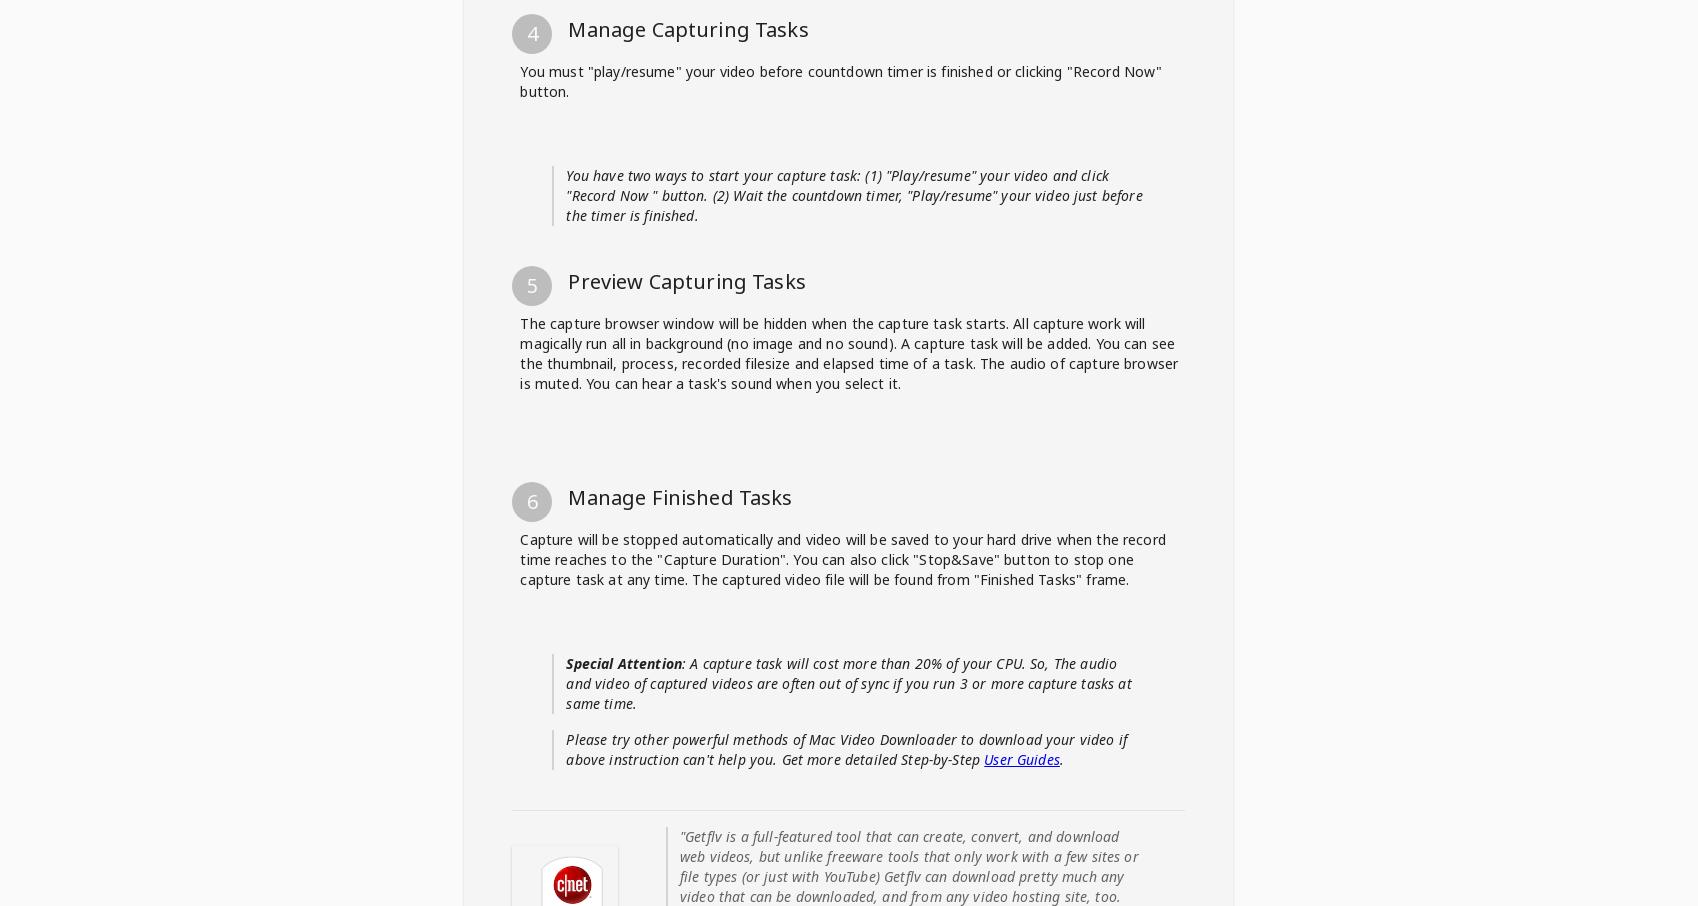  Describe the element at coordinates (853, 769) in the screenshot. I see `'You have two ways to start your capture task: (1) "Play/resume" your video and click "Record Now " button. (2) Wait the countdown timer, "Play/resume" your video just before the timer is finished.'` at that location.